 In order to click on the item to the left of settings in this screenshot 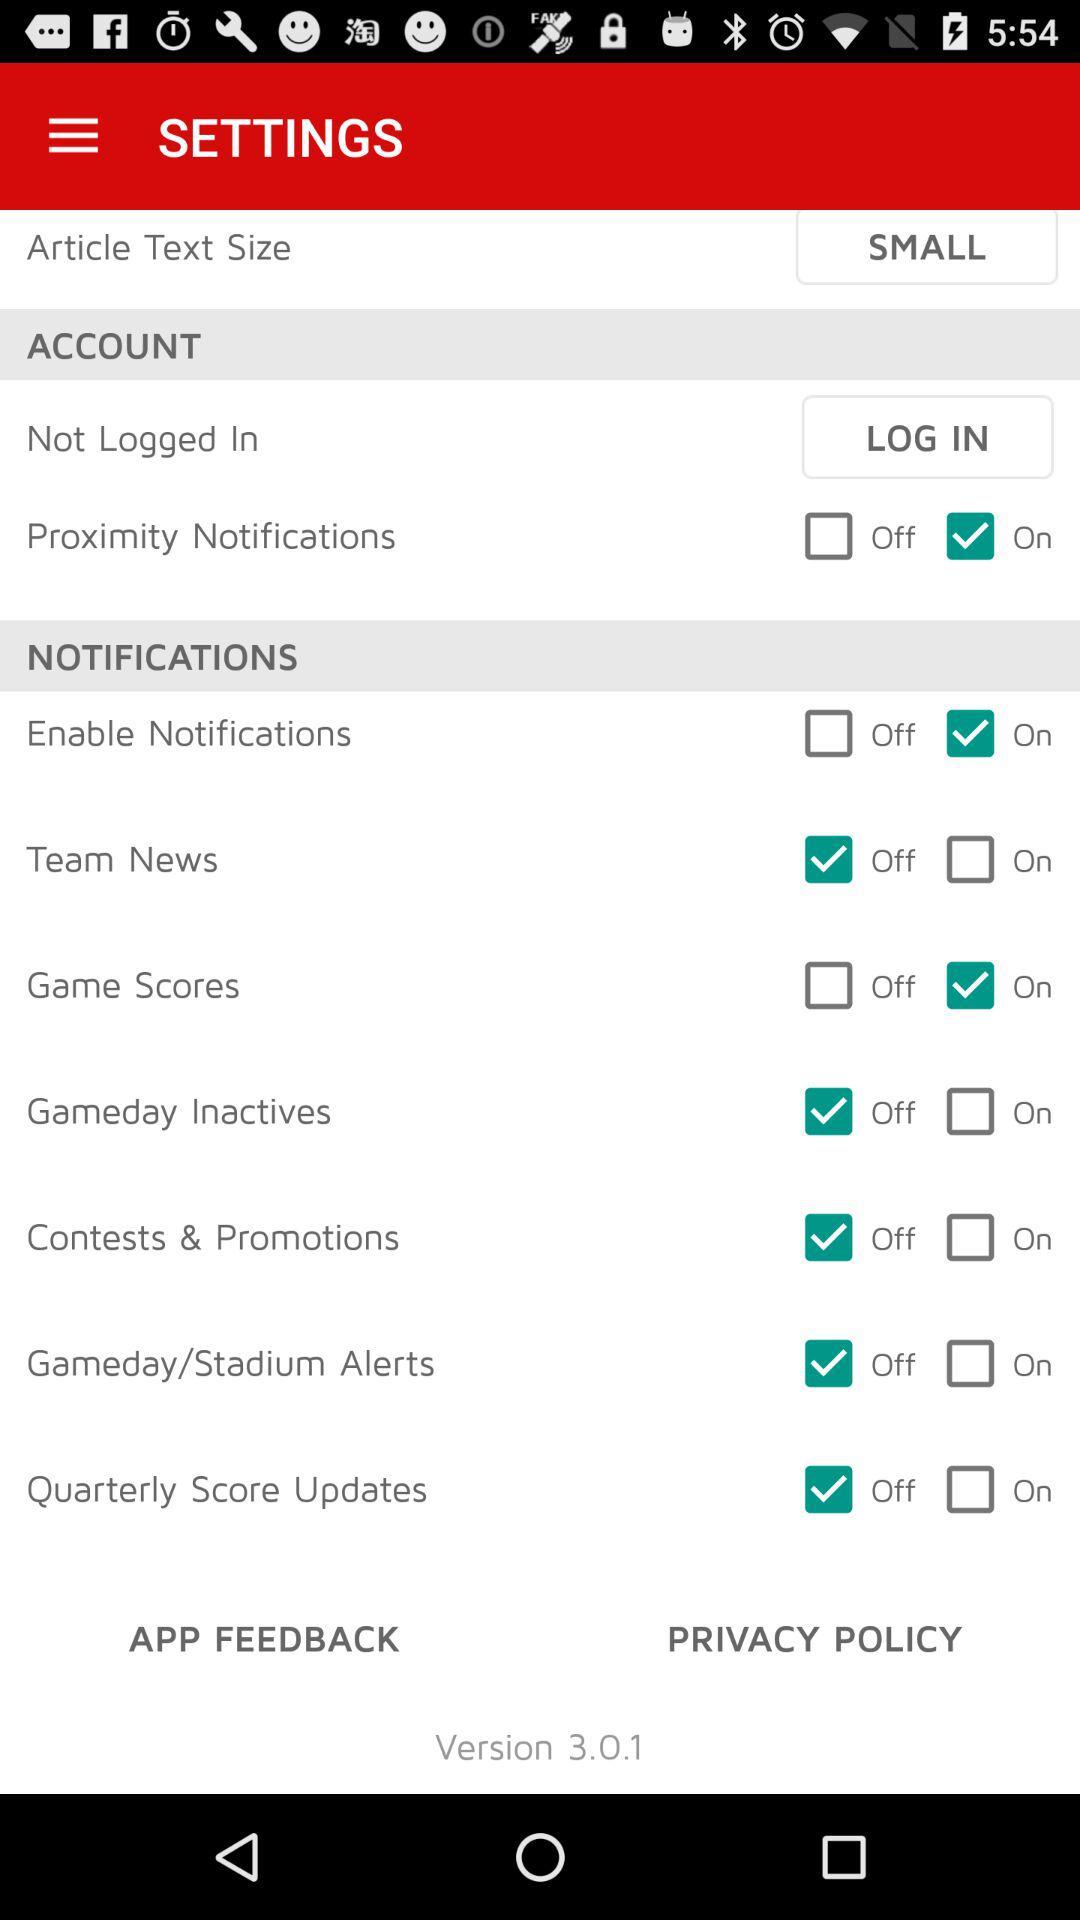, I will do `click(72, 135)`.